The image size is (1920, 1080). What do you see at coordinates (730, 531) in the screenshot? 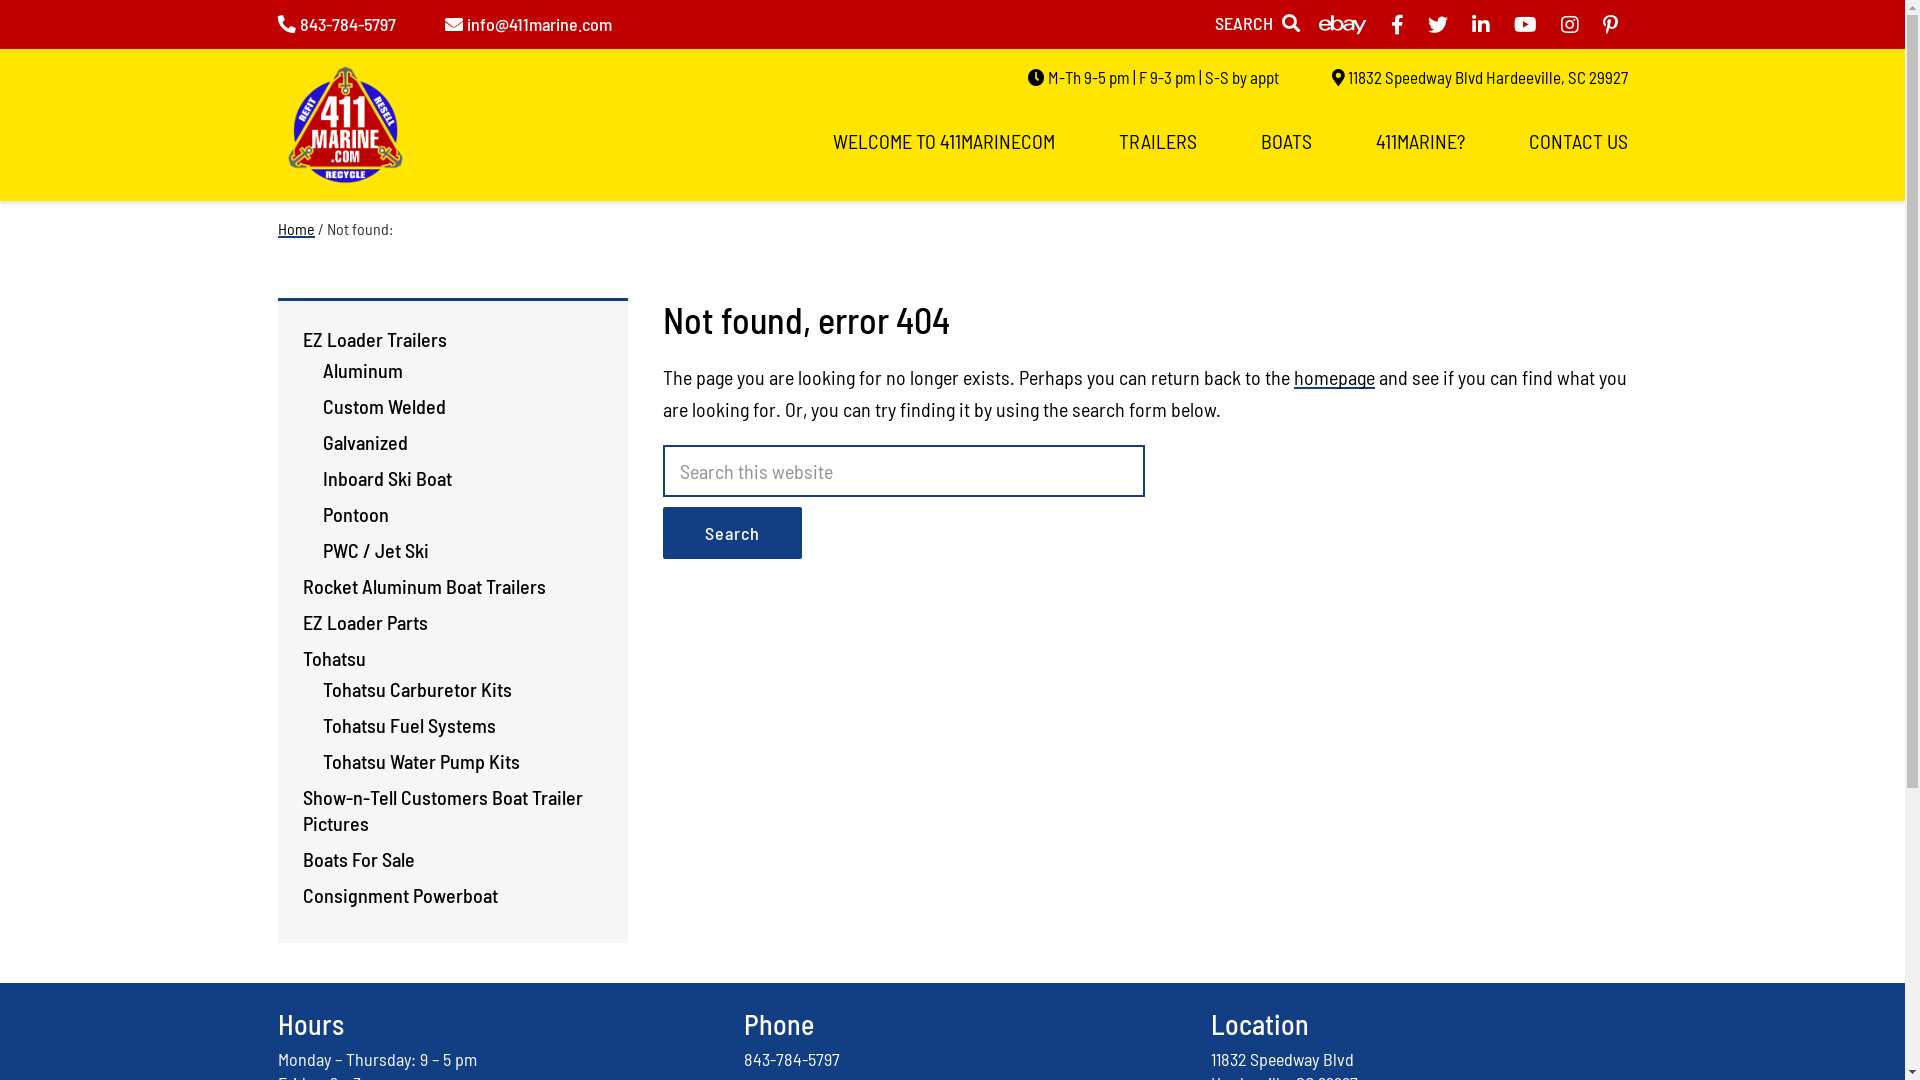
I see `'Search'` at bounding box center [730, 531].